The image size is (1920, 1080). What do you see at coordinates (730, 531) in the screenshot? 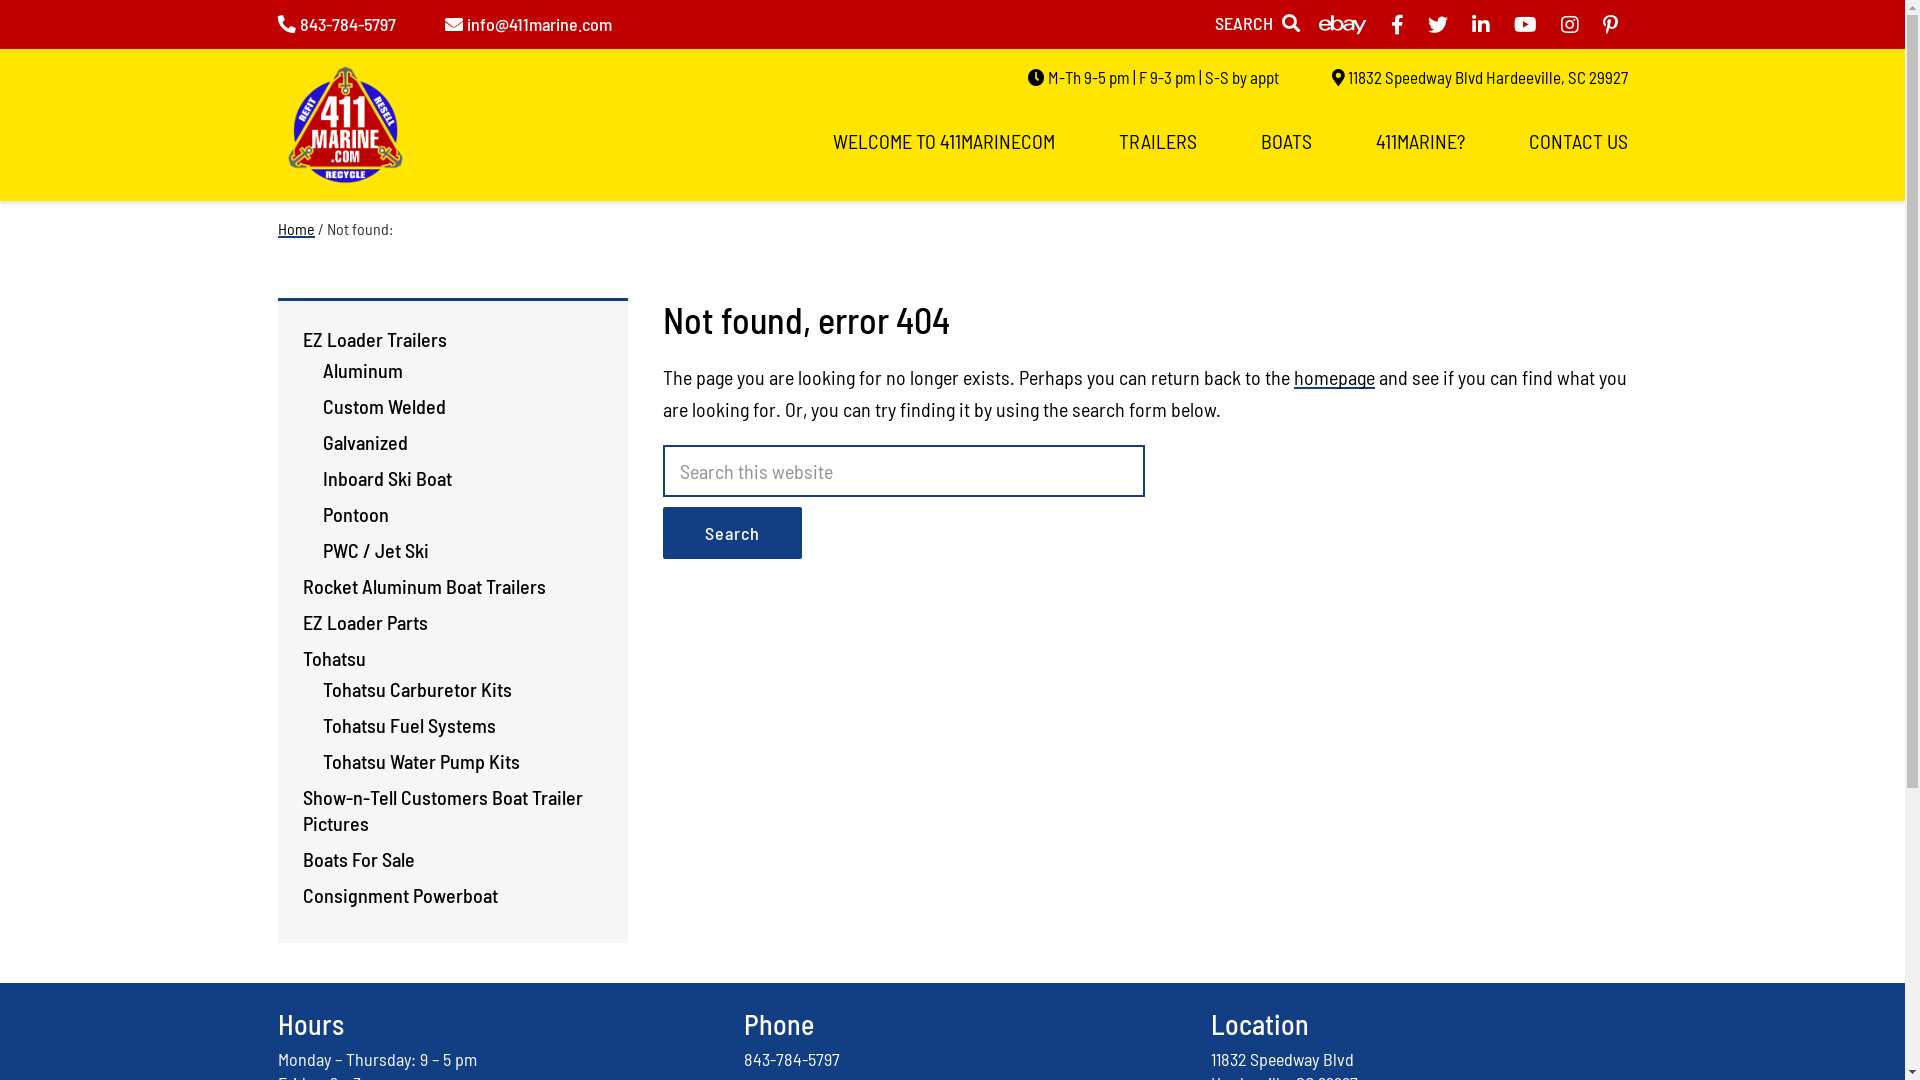
I see `'Search'` at bounding box center [730, 531].